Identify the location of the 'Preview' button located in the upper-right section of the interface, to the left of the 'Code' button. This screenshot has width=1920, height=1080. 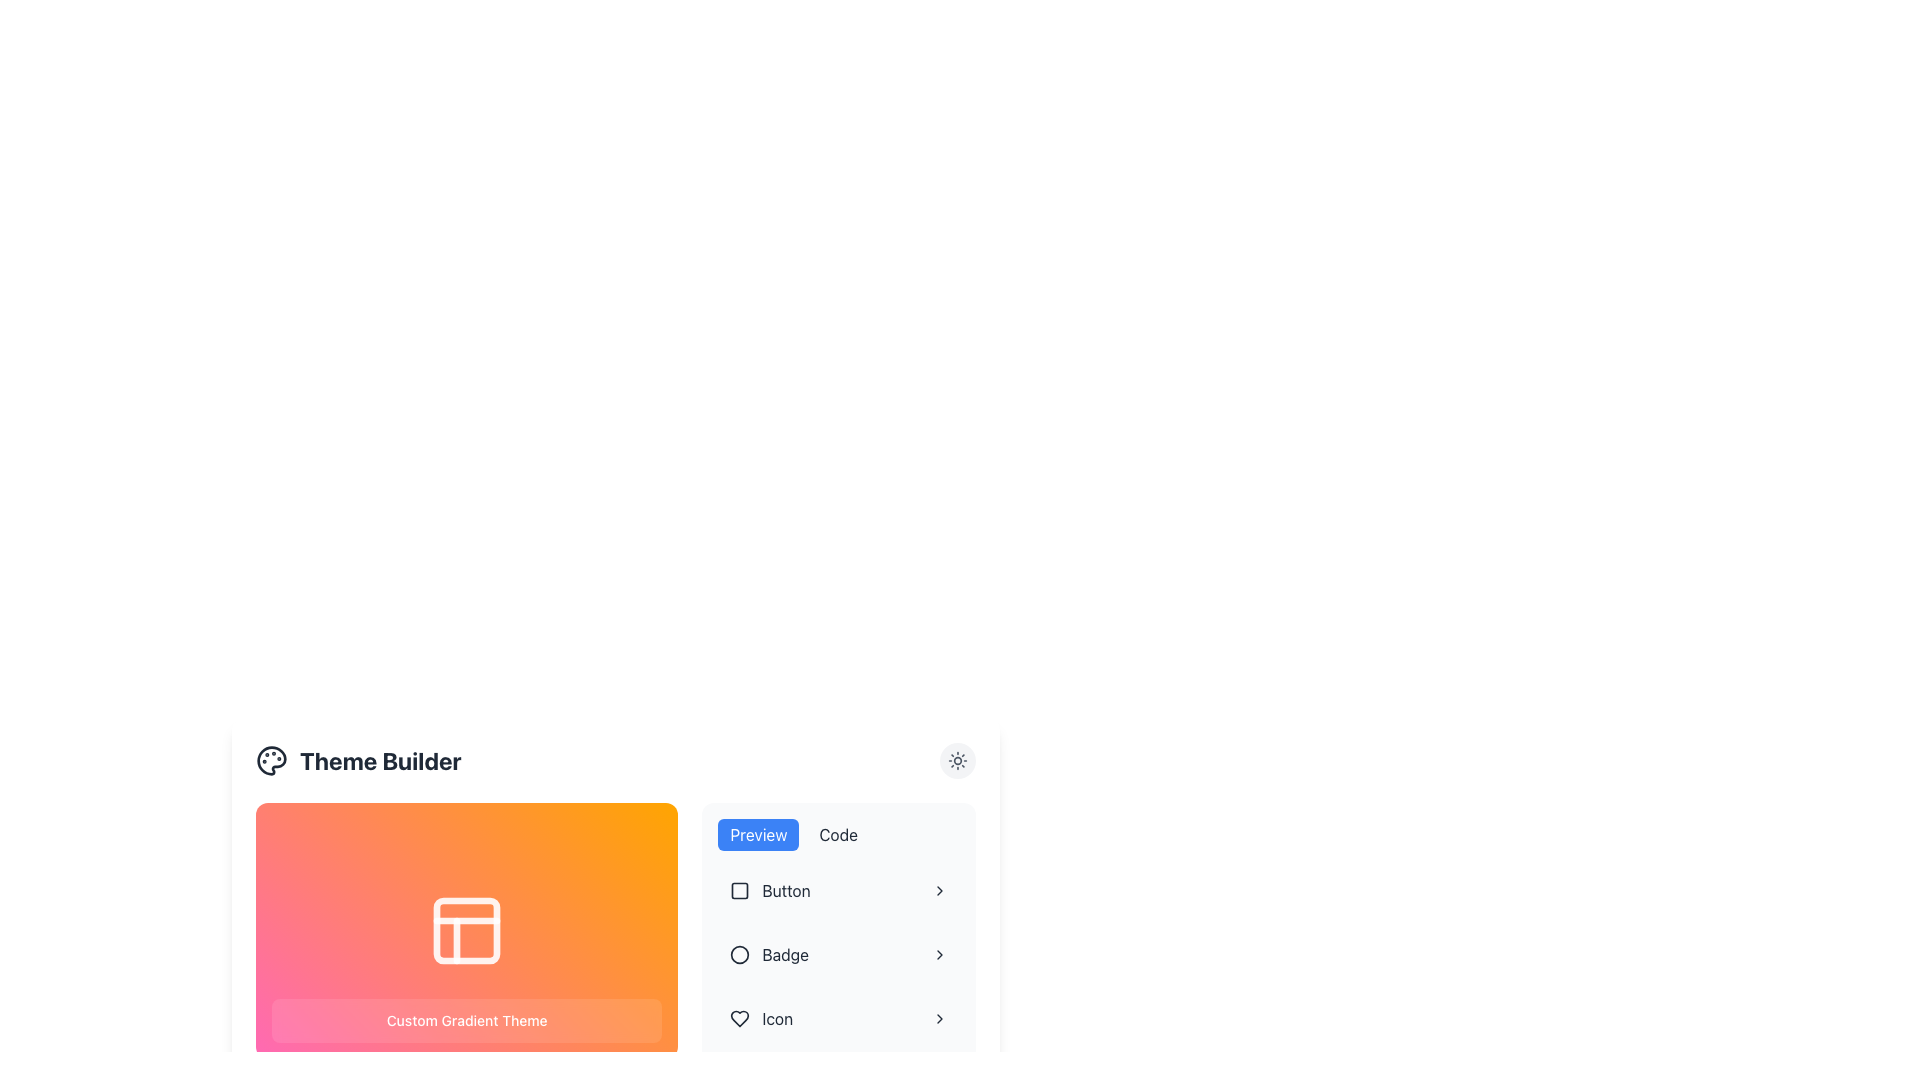
(757, 834).